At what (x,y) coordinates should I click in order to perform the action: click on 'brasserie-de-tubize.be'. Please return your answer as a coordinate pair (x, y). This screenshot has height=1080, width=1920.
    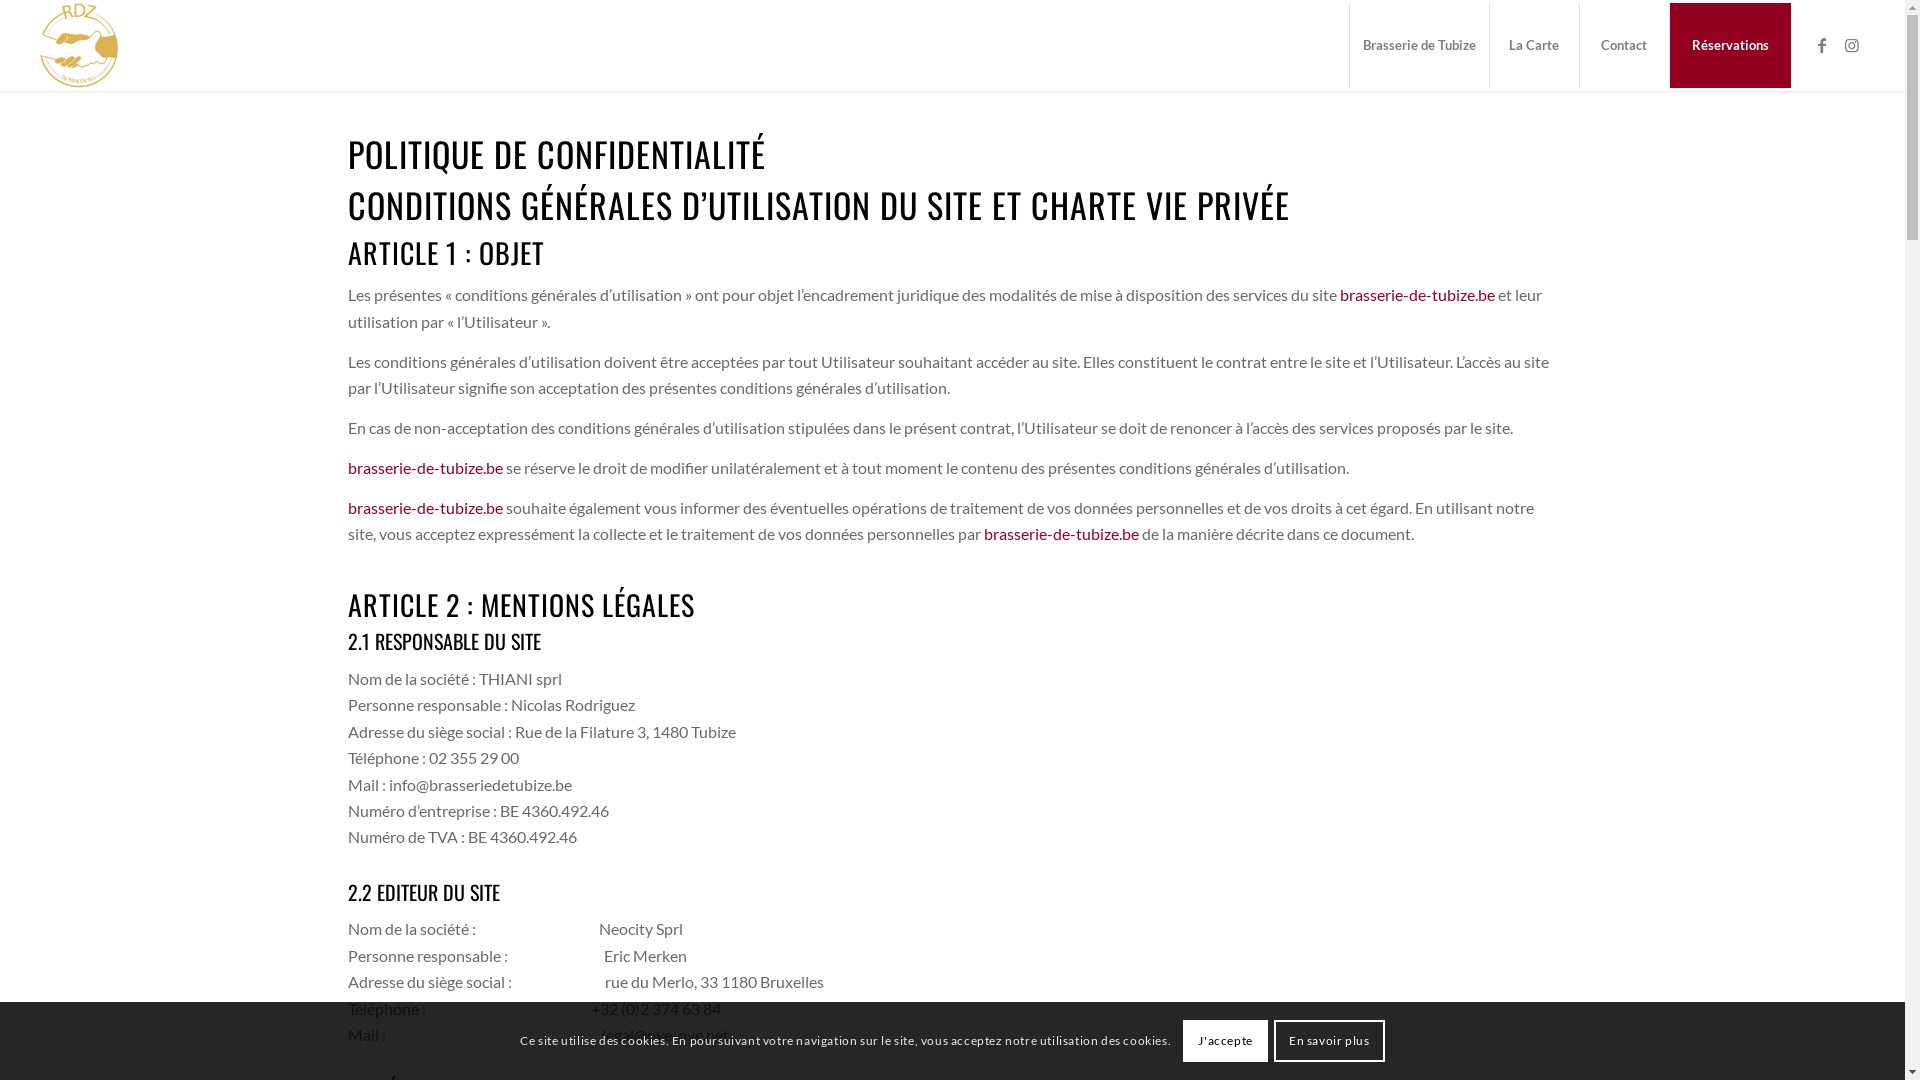
    Looking at the image, I should click on (1416, 294).